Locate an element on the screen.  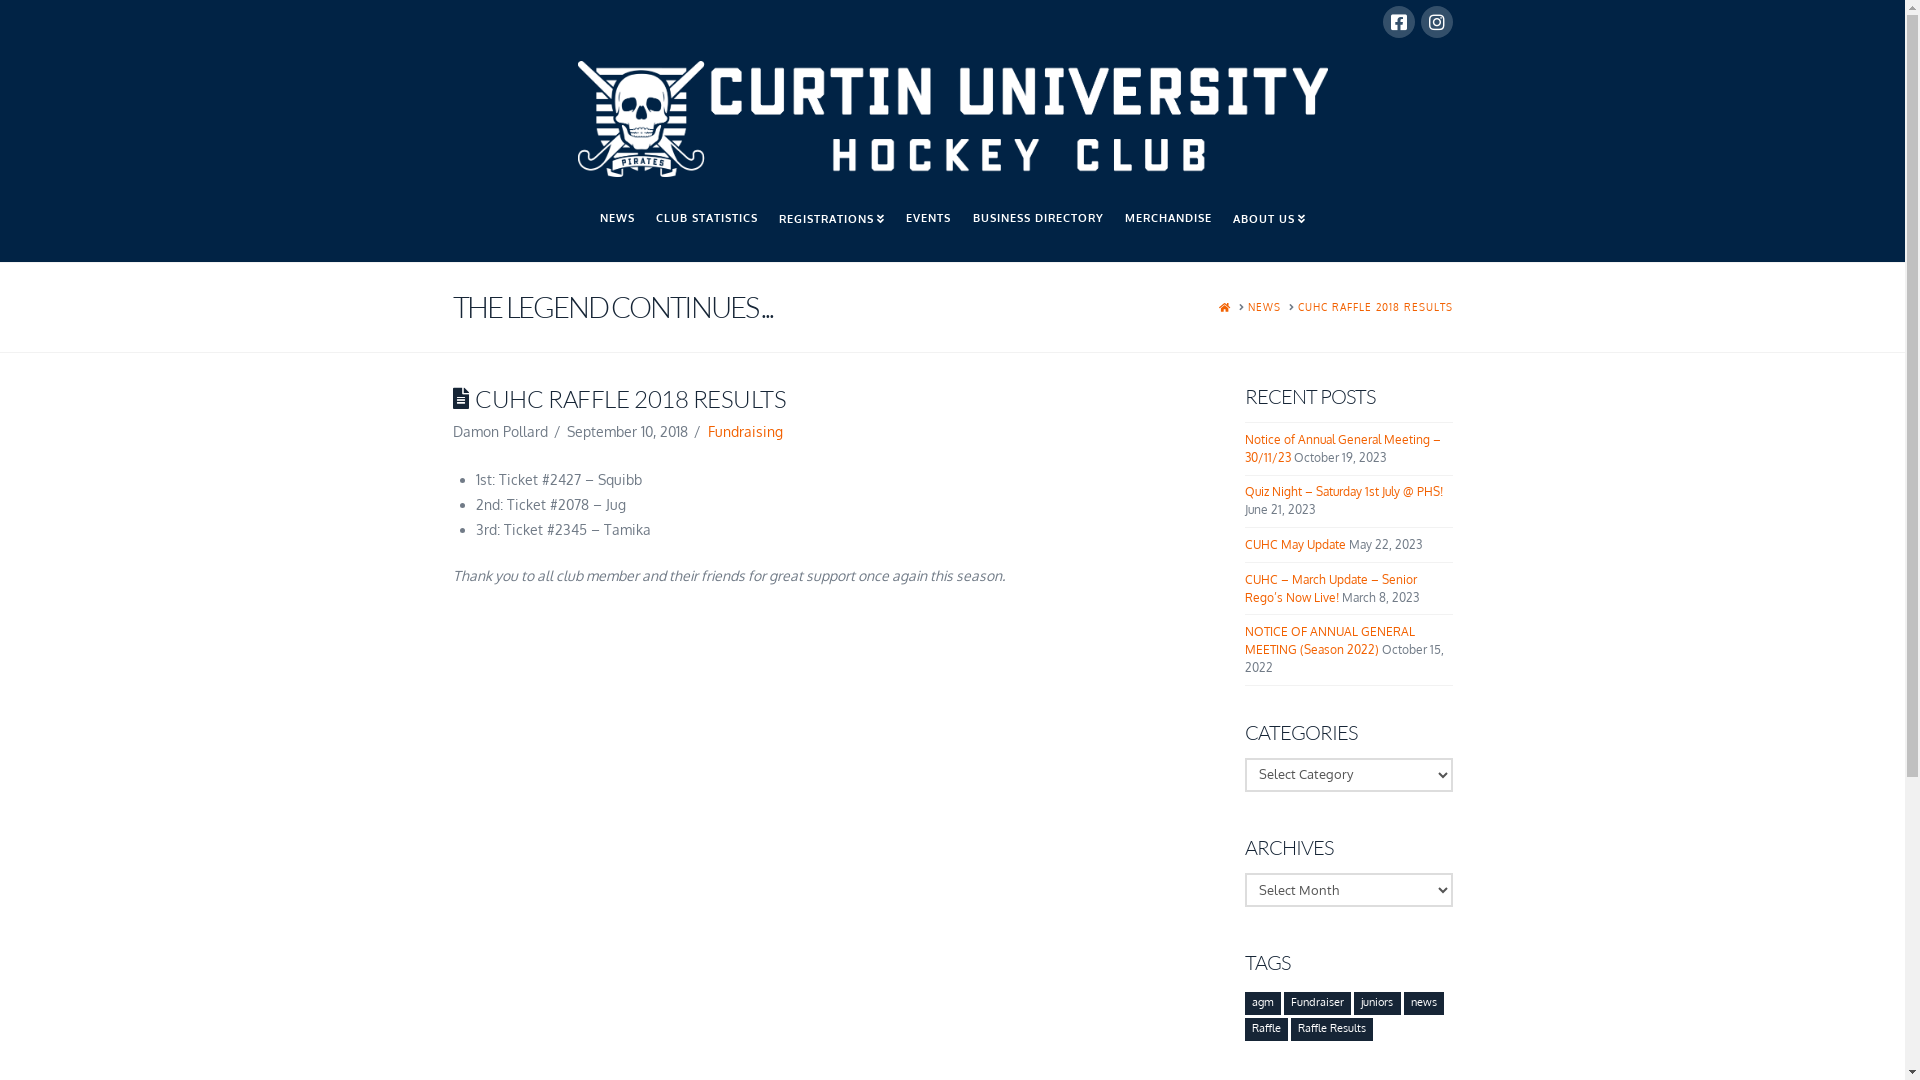
'MERCHANDISE' is located at coordinates (1167, 226).